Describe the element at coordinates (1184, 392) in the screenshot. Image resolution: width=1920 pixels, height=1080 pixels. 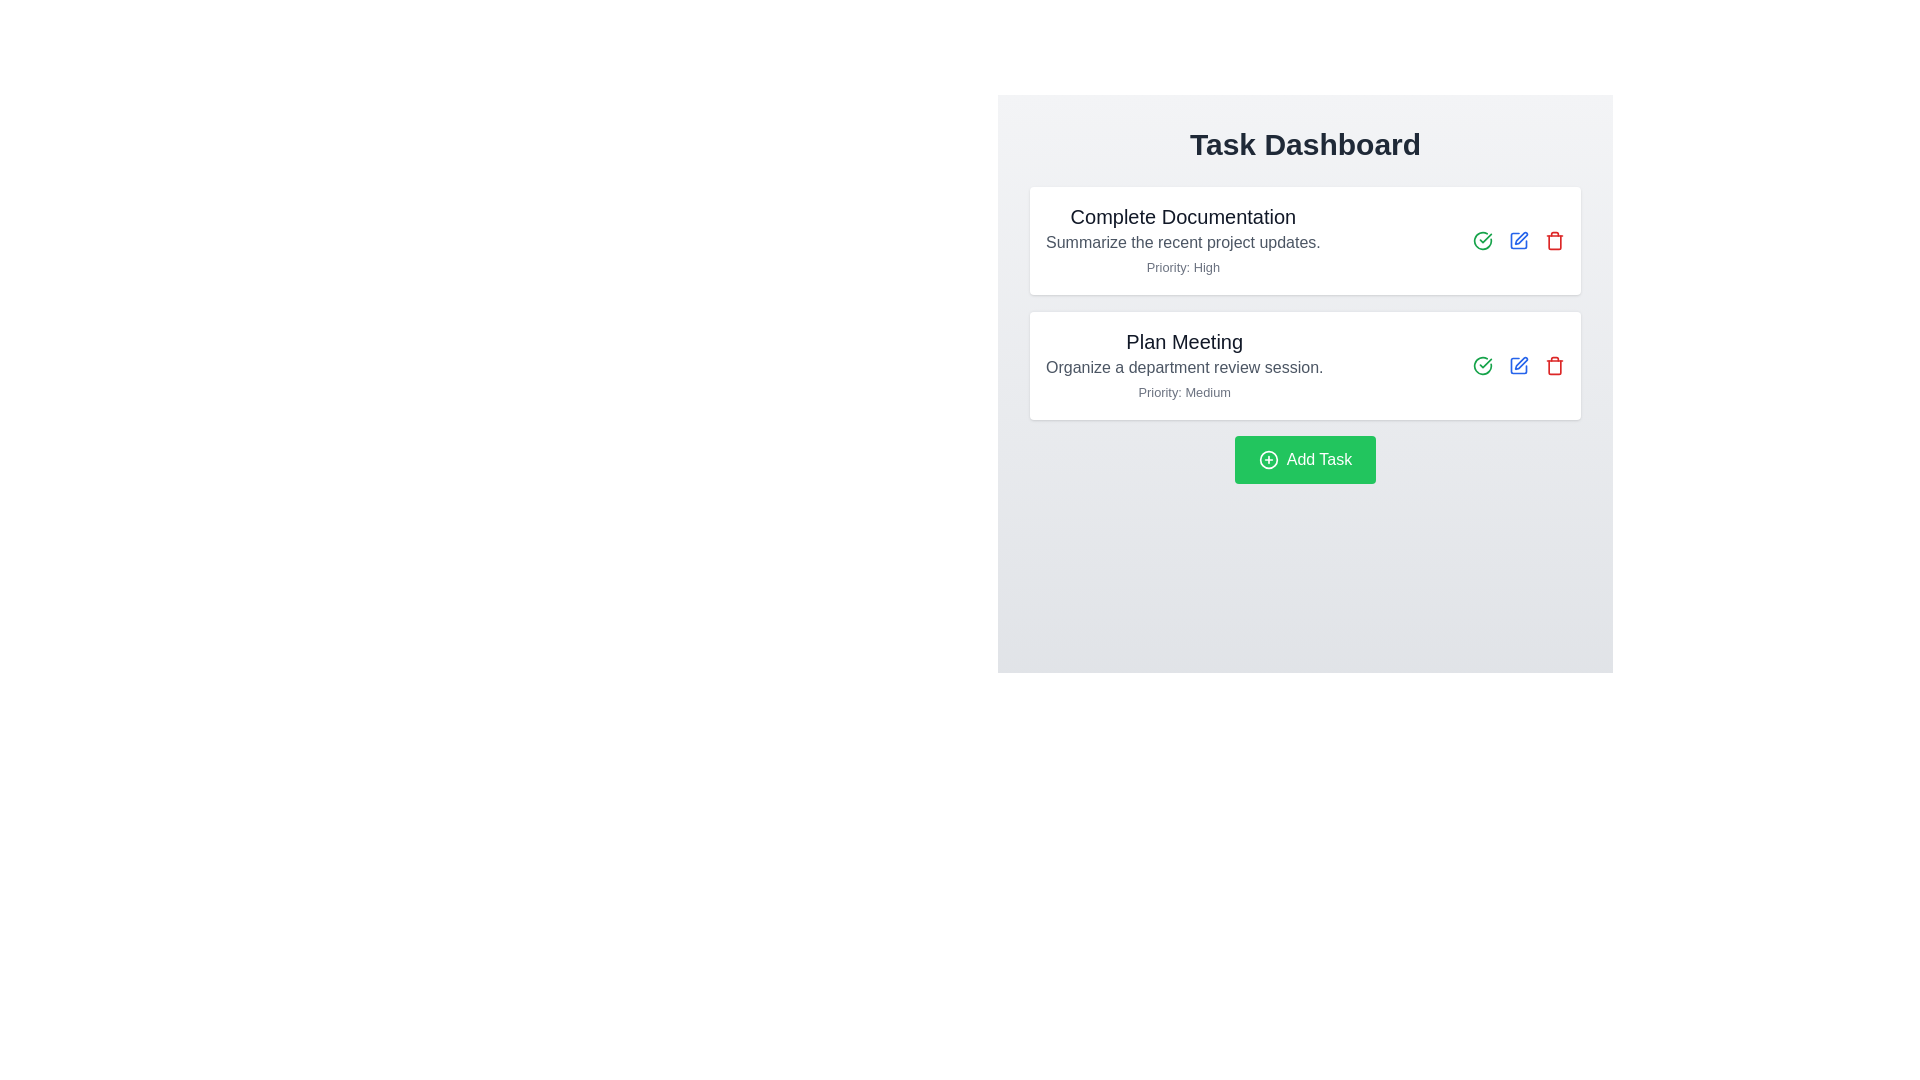
I see `the priority level label located at the bottom of the 'Plan Meeting' task card` at that location.